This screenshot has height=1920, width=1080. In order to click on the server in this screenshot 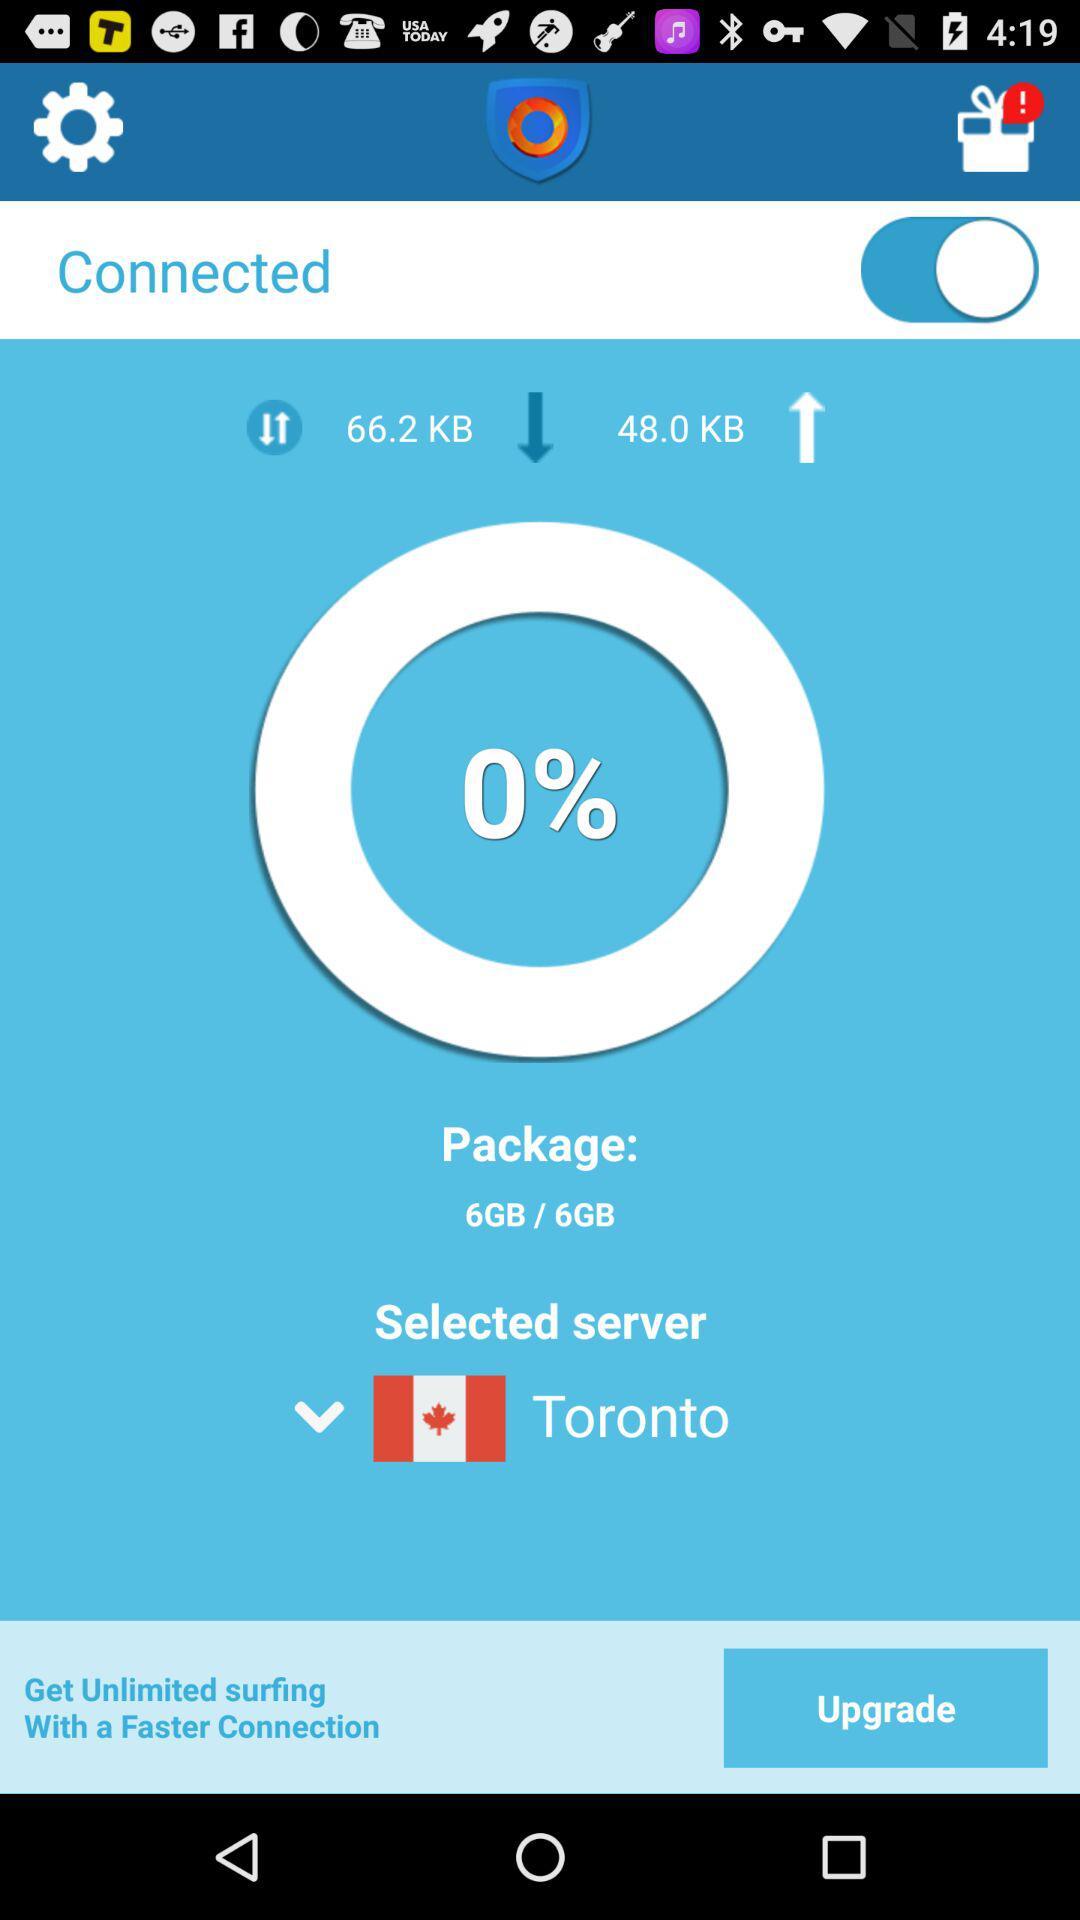, I will do `click(588, 1470)`.